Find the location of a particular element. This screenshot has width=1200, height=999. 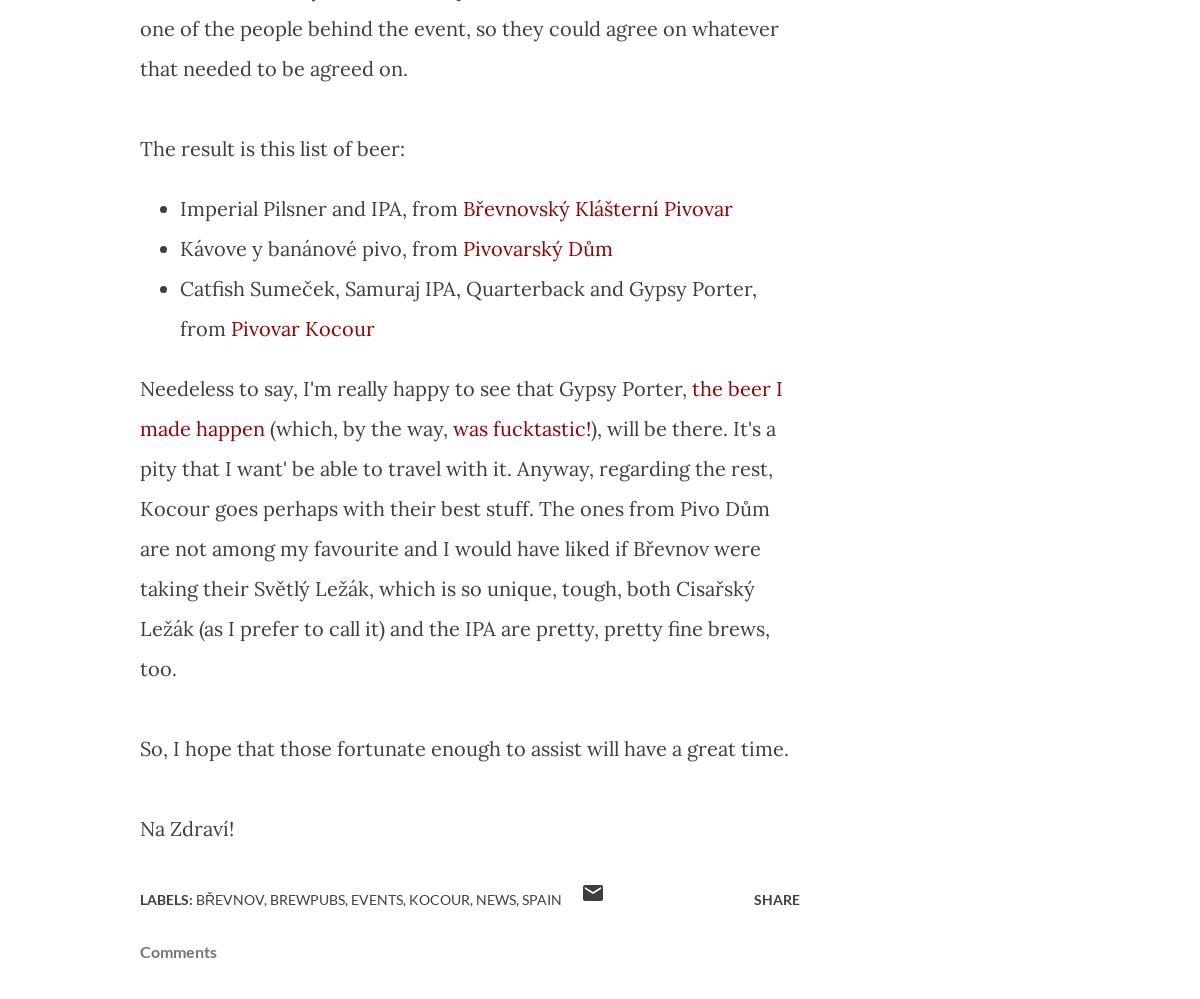

'Events' is located at coordinates (377, 899).